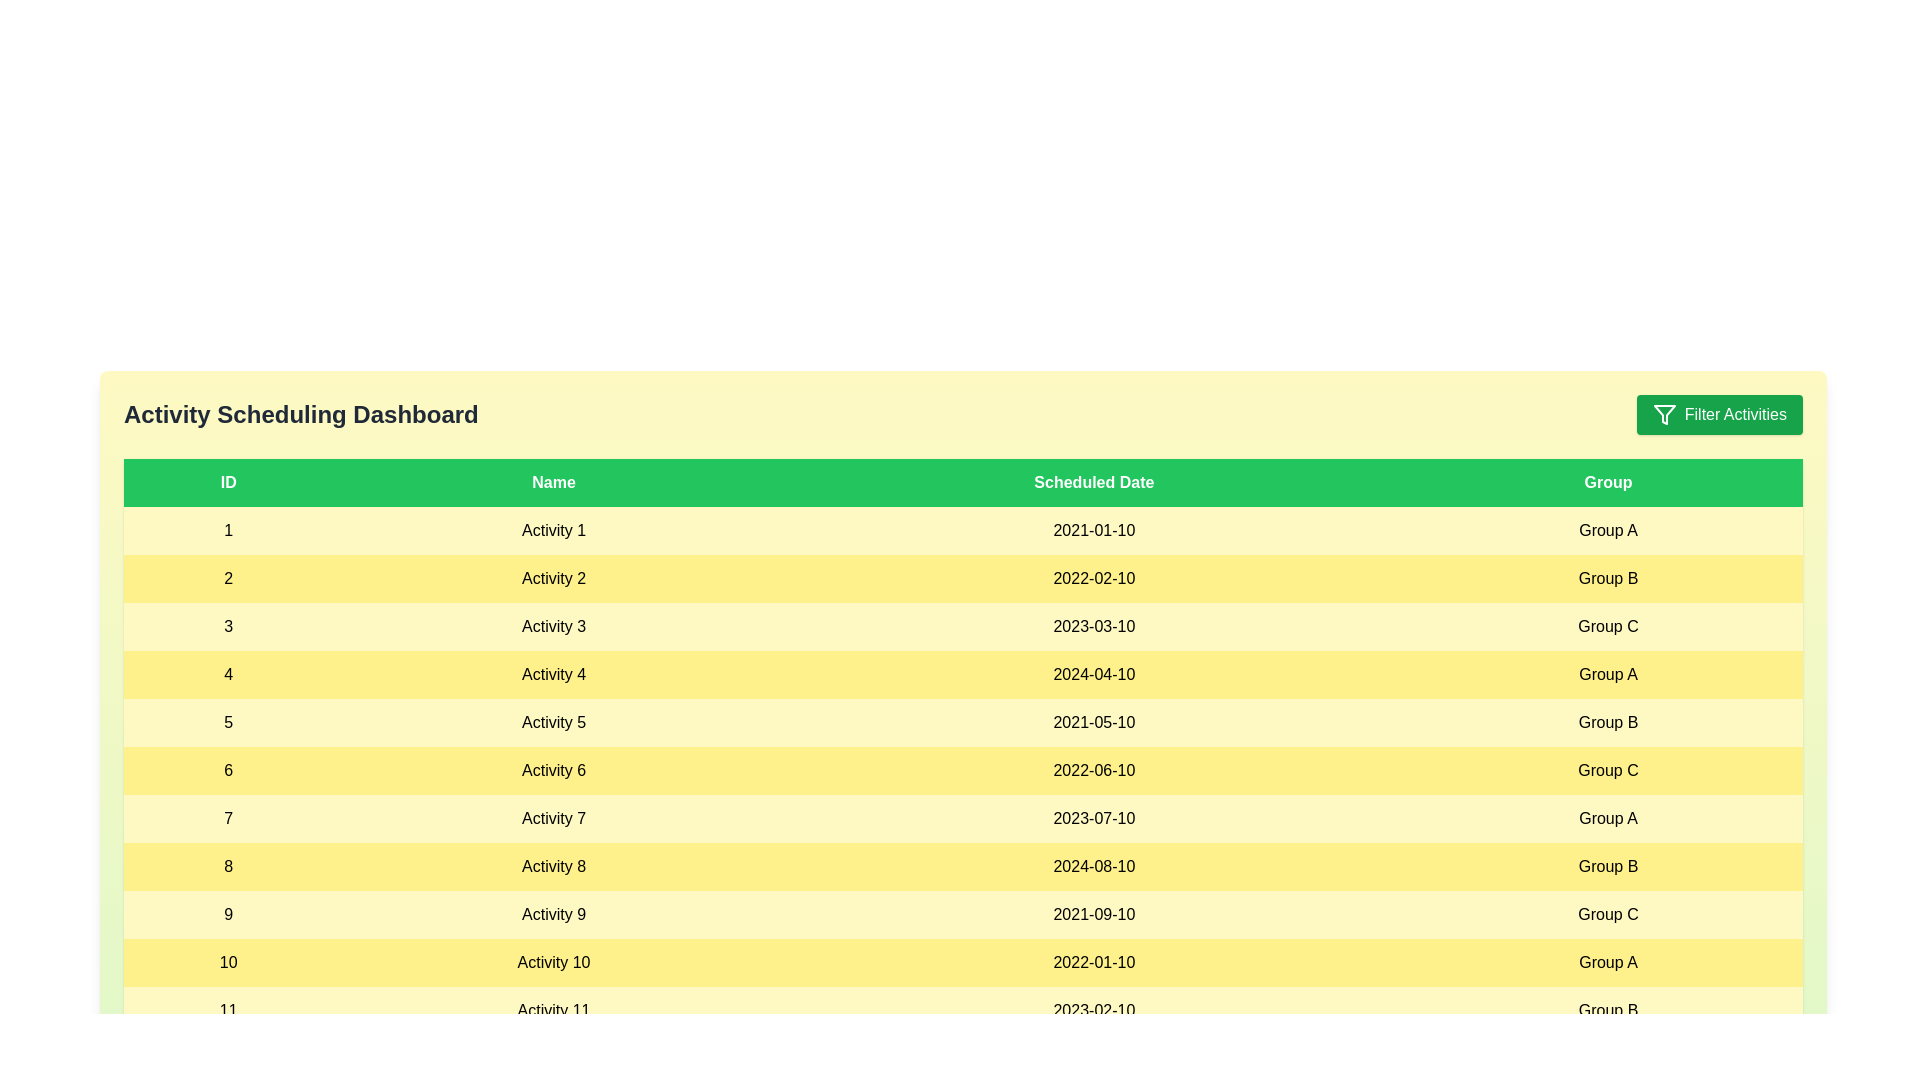 The height and width of the screenshot is (1080, 1920). I want to click on the 'Filter Activities' button to open the filtering options, so click(1718, 414).